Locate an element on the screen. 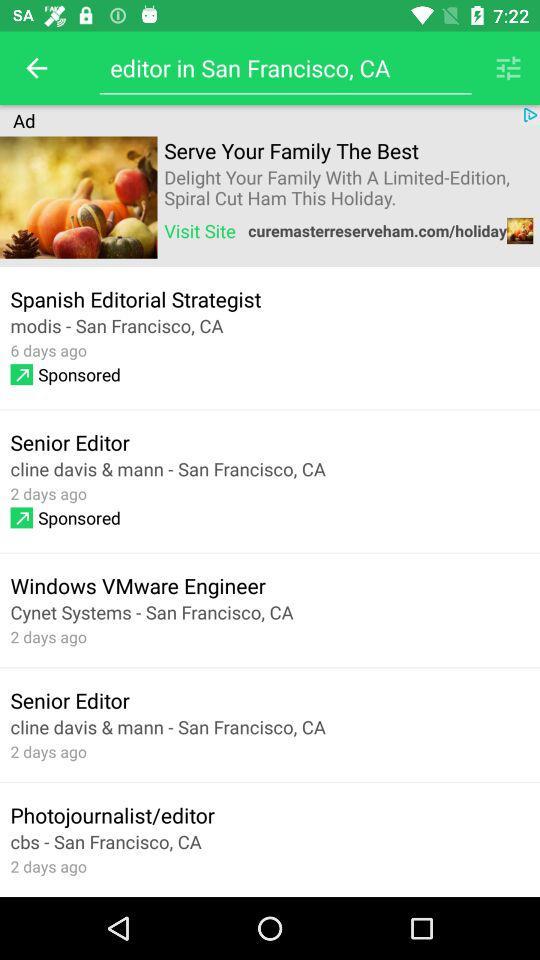 This screenshot has width=540, height=960. previous page is located at coordinates (36, 68).